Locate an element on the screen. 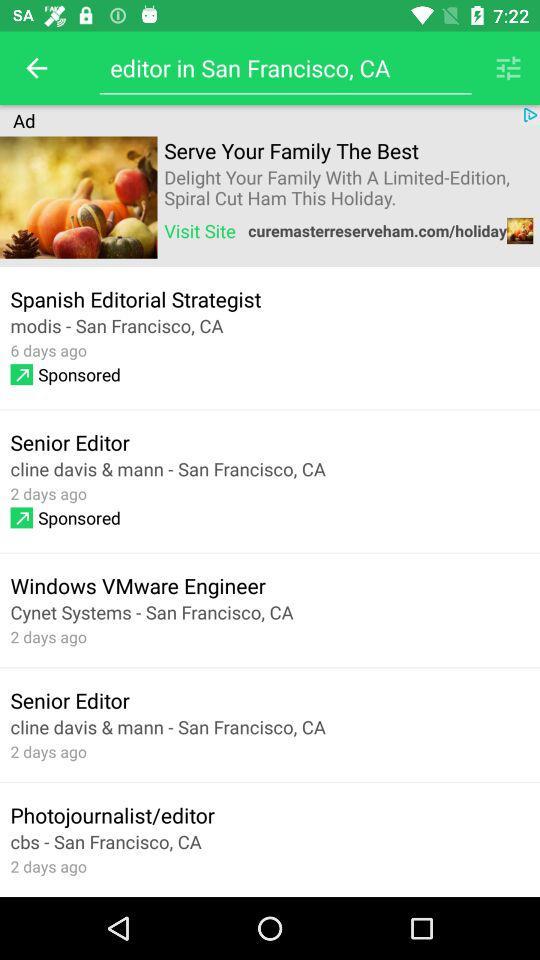 This screenshot has width=540, height=960. previous page is located at coordinates (36, 68).